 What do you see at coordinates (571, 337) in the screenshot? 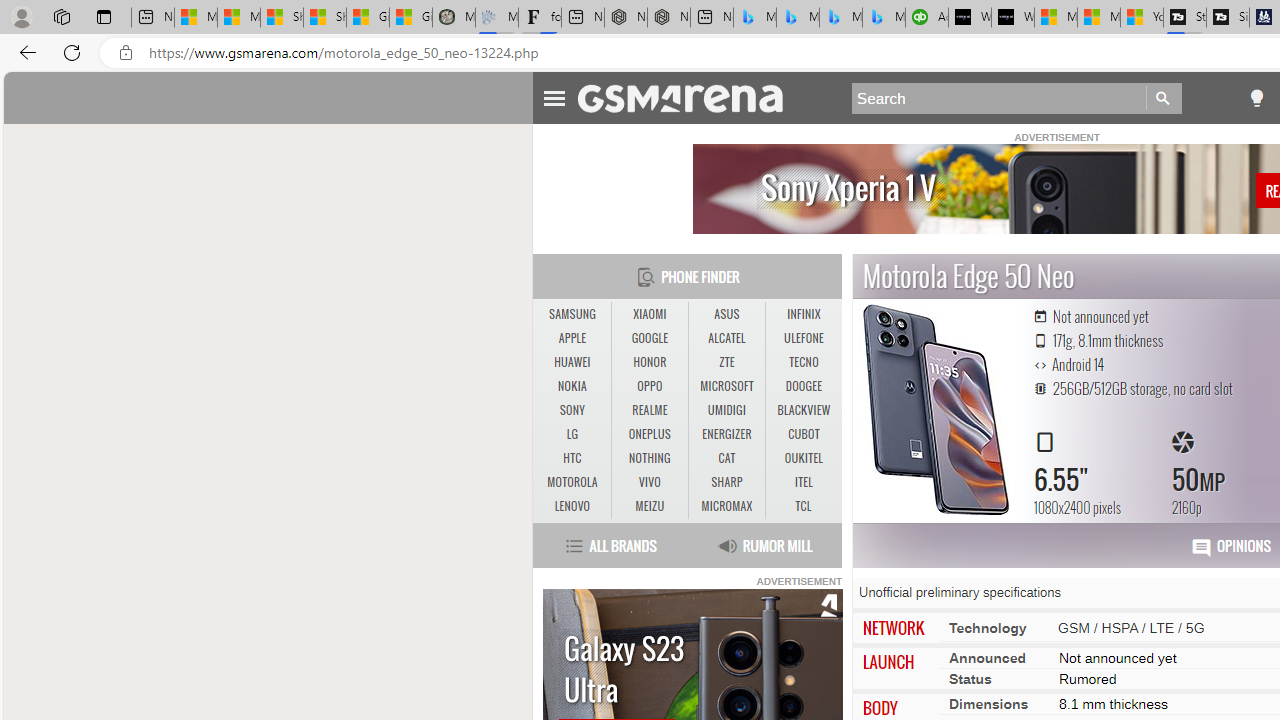
I see `'APPLE'` at bounding box center [571, 337].